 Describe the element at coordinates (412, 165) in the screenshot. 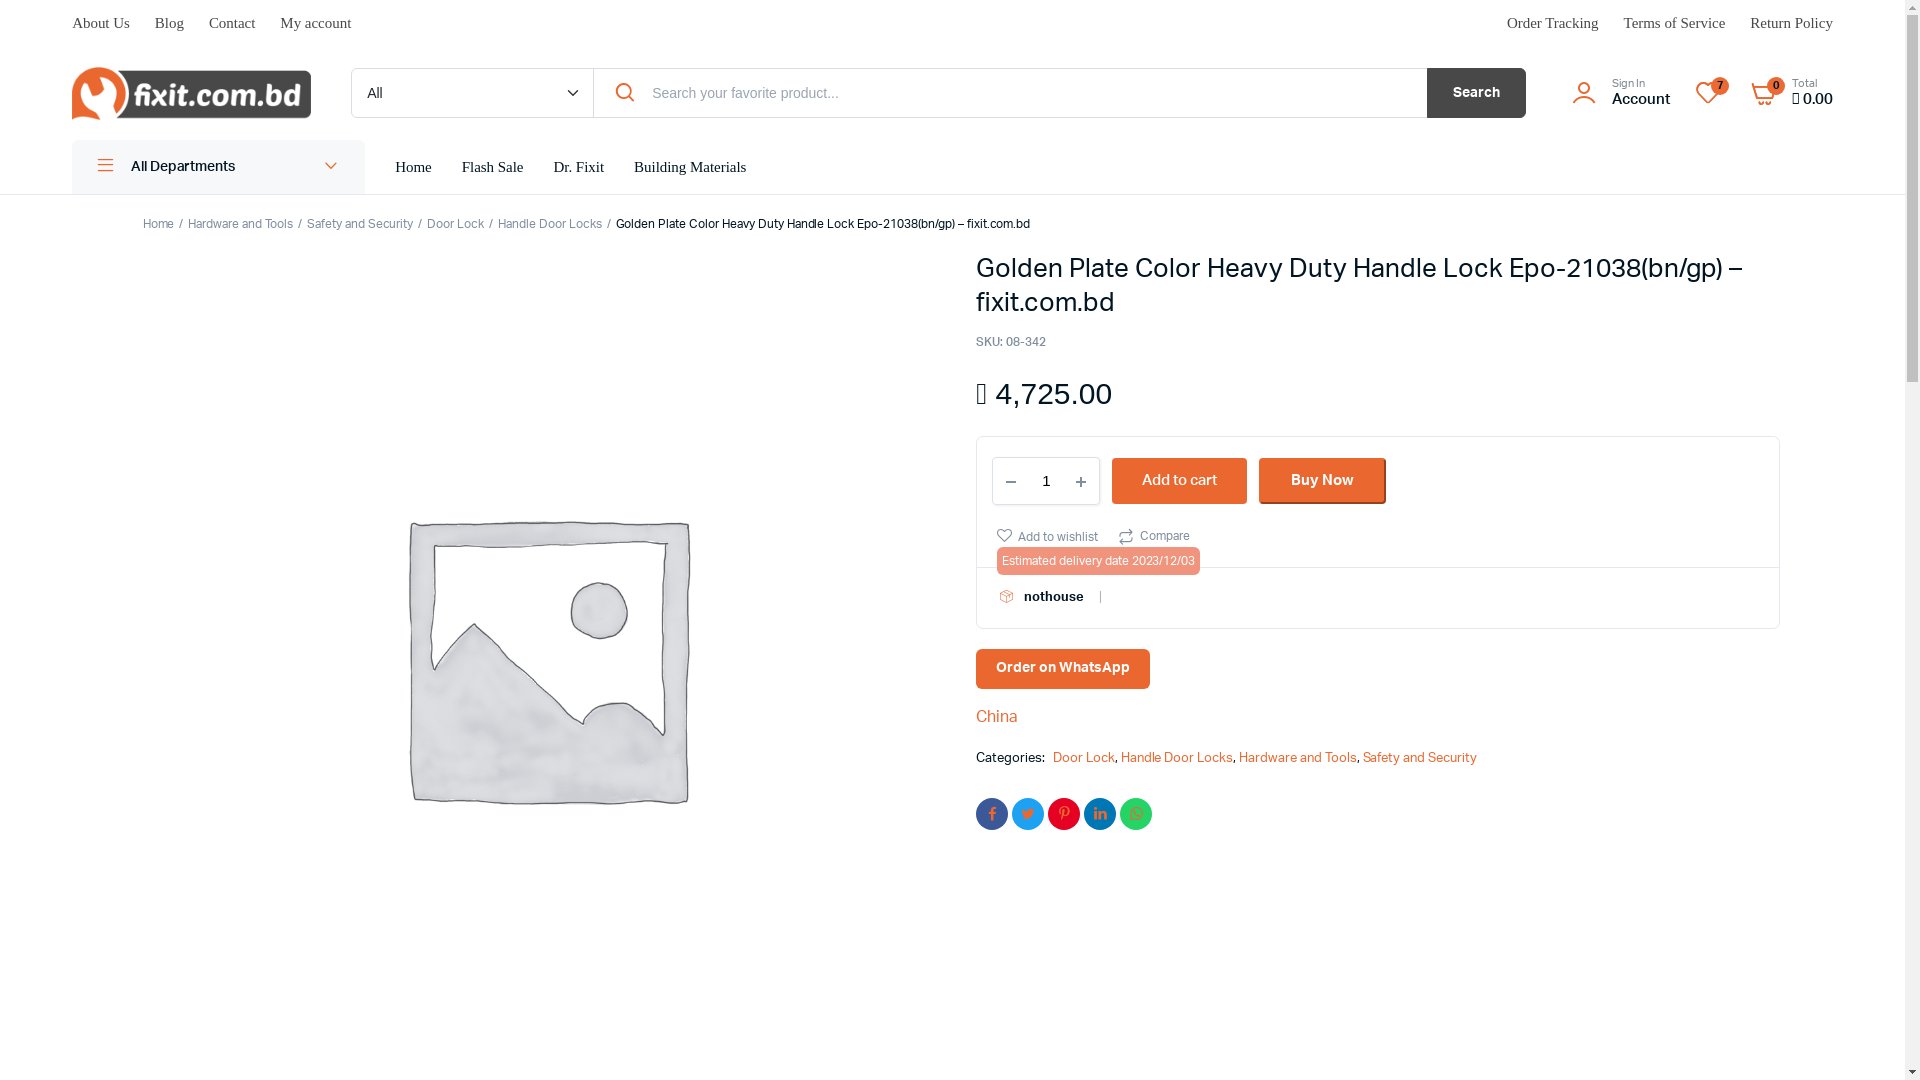

I see `'Home'` at that location.